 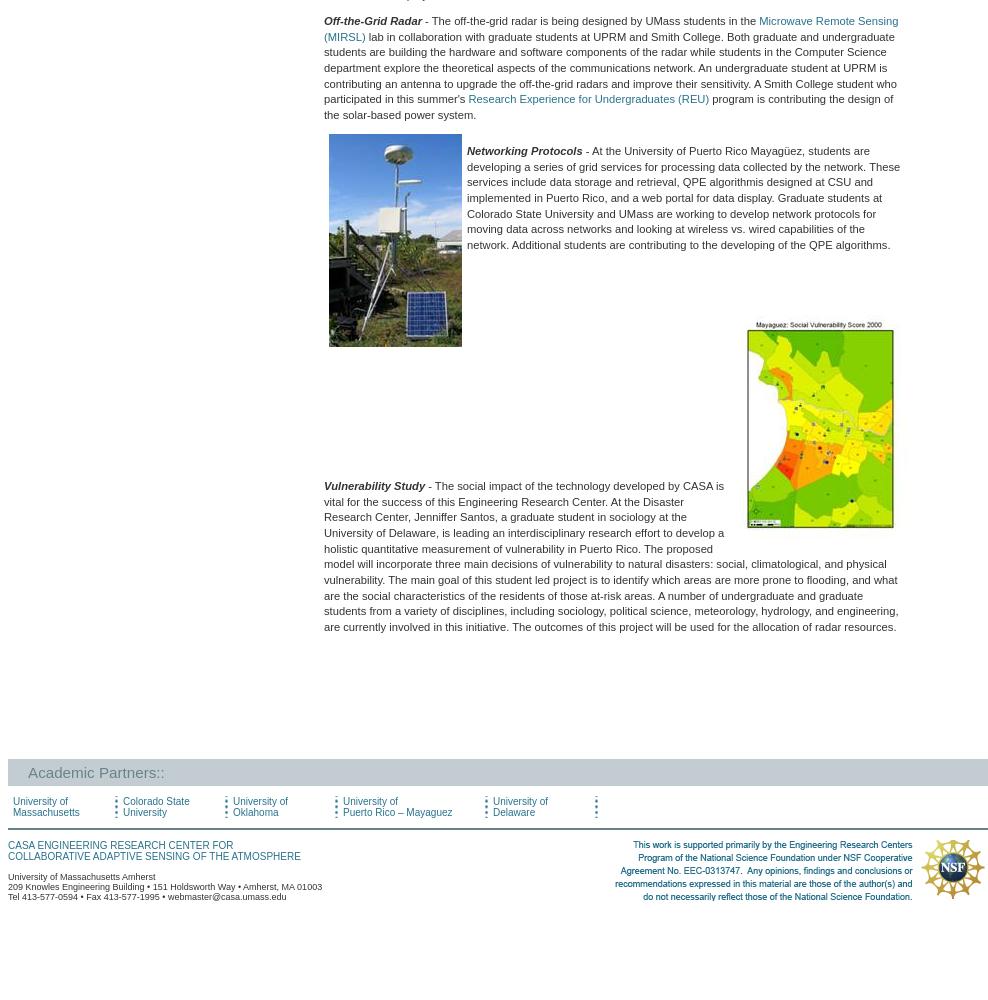 I want to click on 'Collaborative Adaptive Sensing of the Atmosphere', so click(x=153, y=854).